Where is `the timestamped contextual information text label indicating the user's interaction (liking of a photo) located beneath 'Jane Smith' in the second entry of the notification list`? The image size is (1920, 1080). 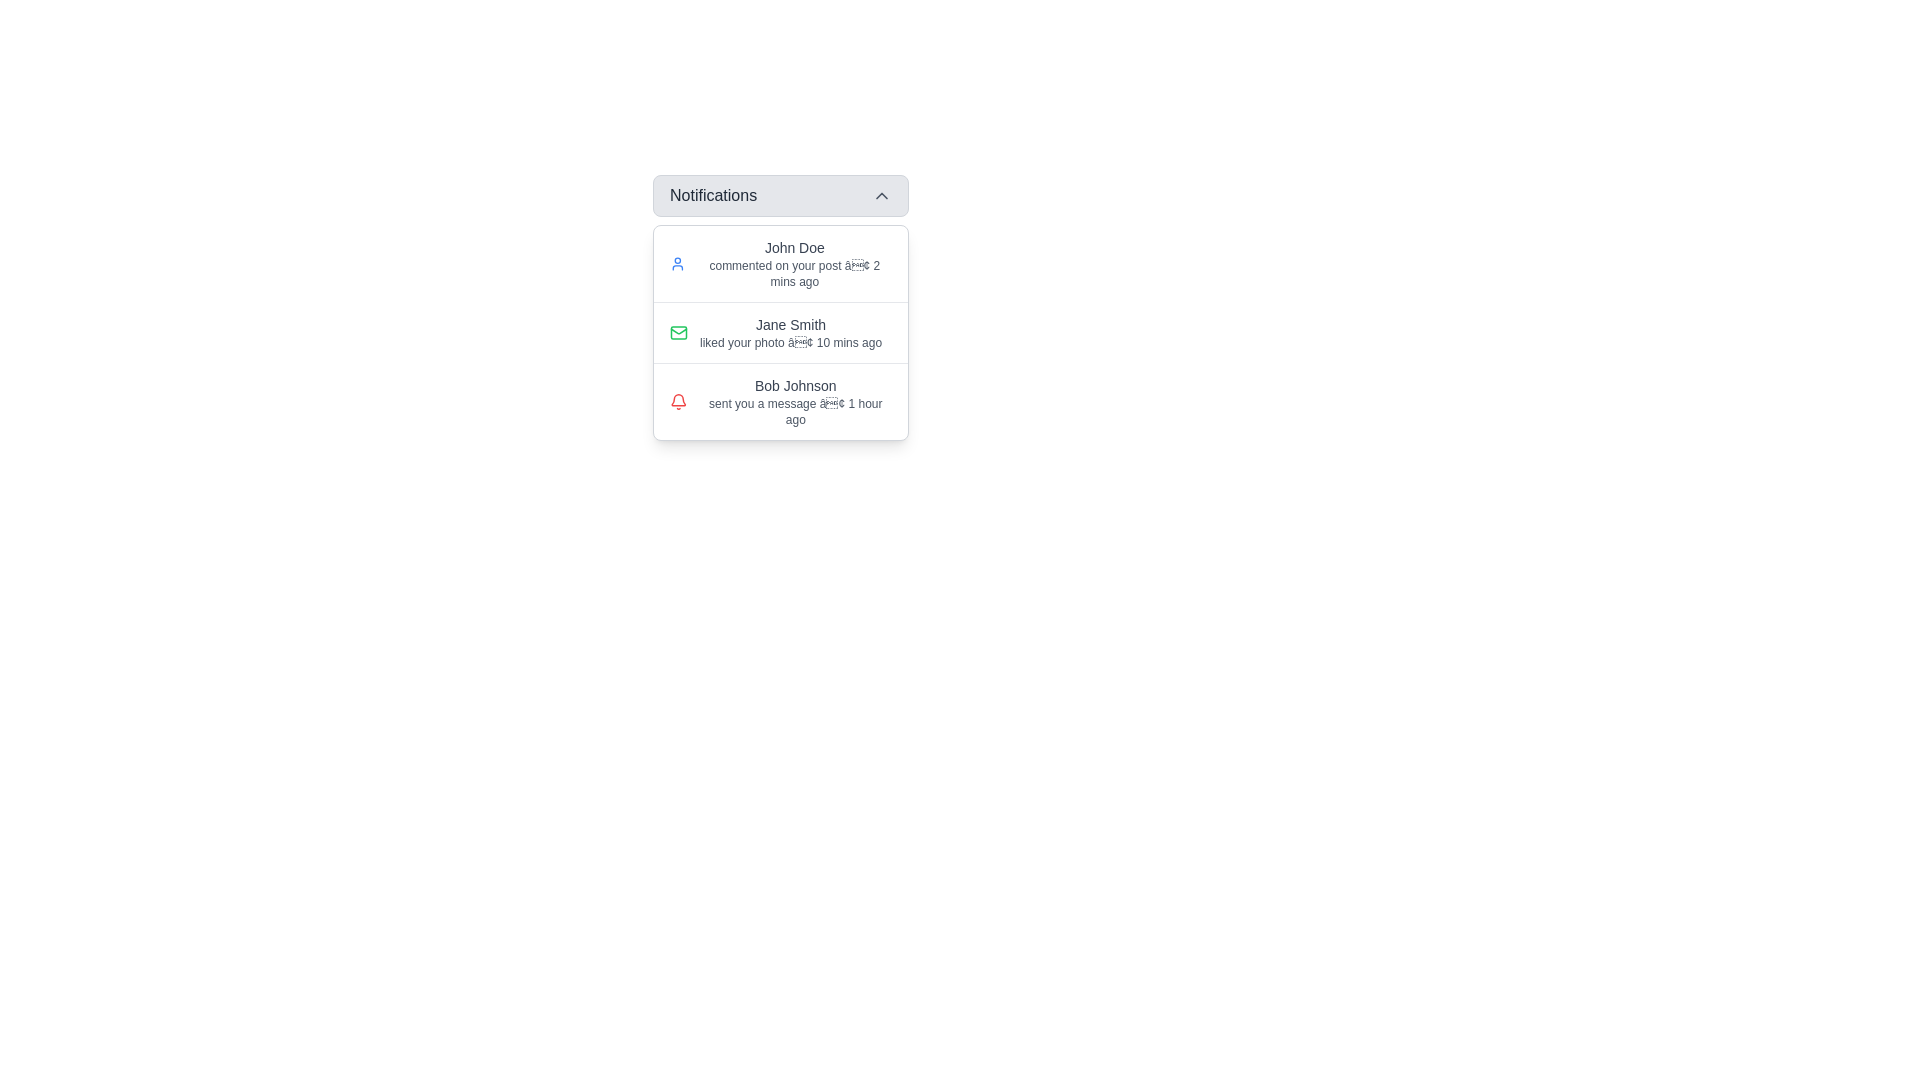 the timestamped contextual information text label indicating the user's interaction (liking of a photo) located beneath 'Jane Smith' in the second entry of the notification list is located at coordinates (790, 342).